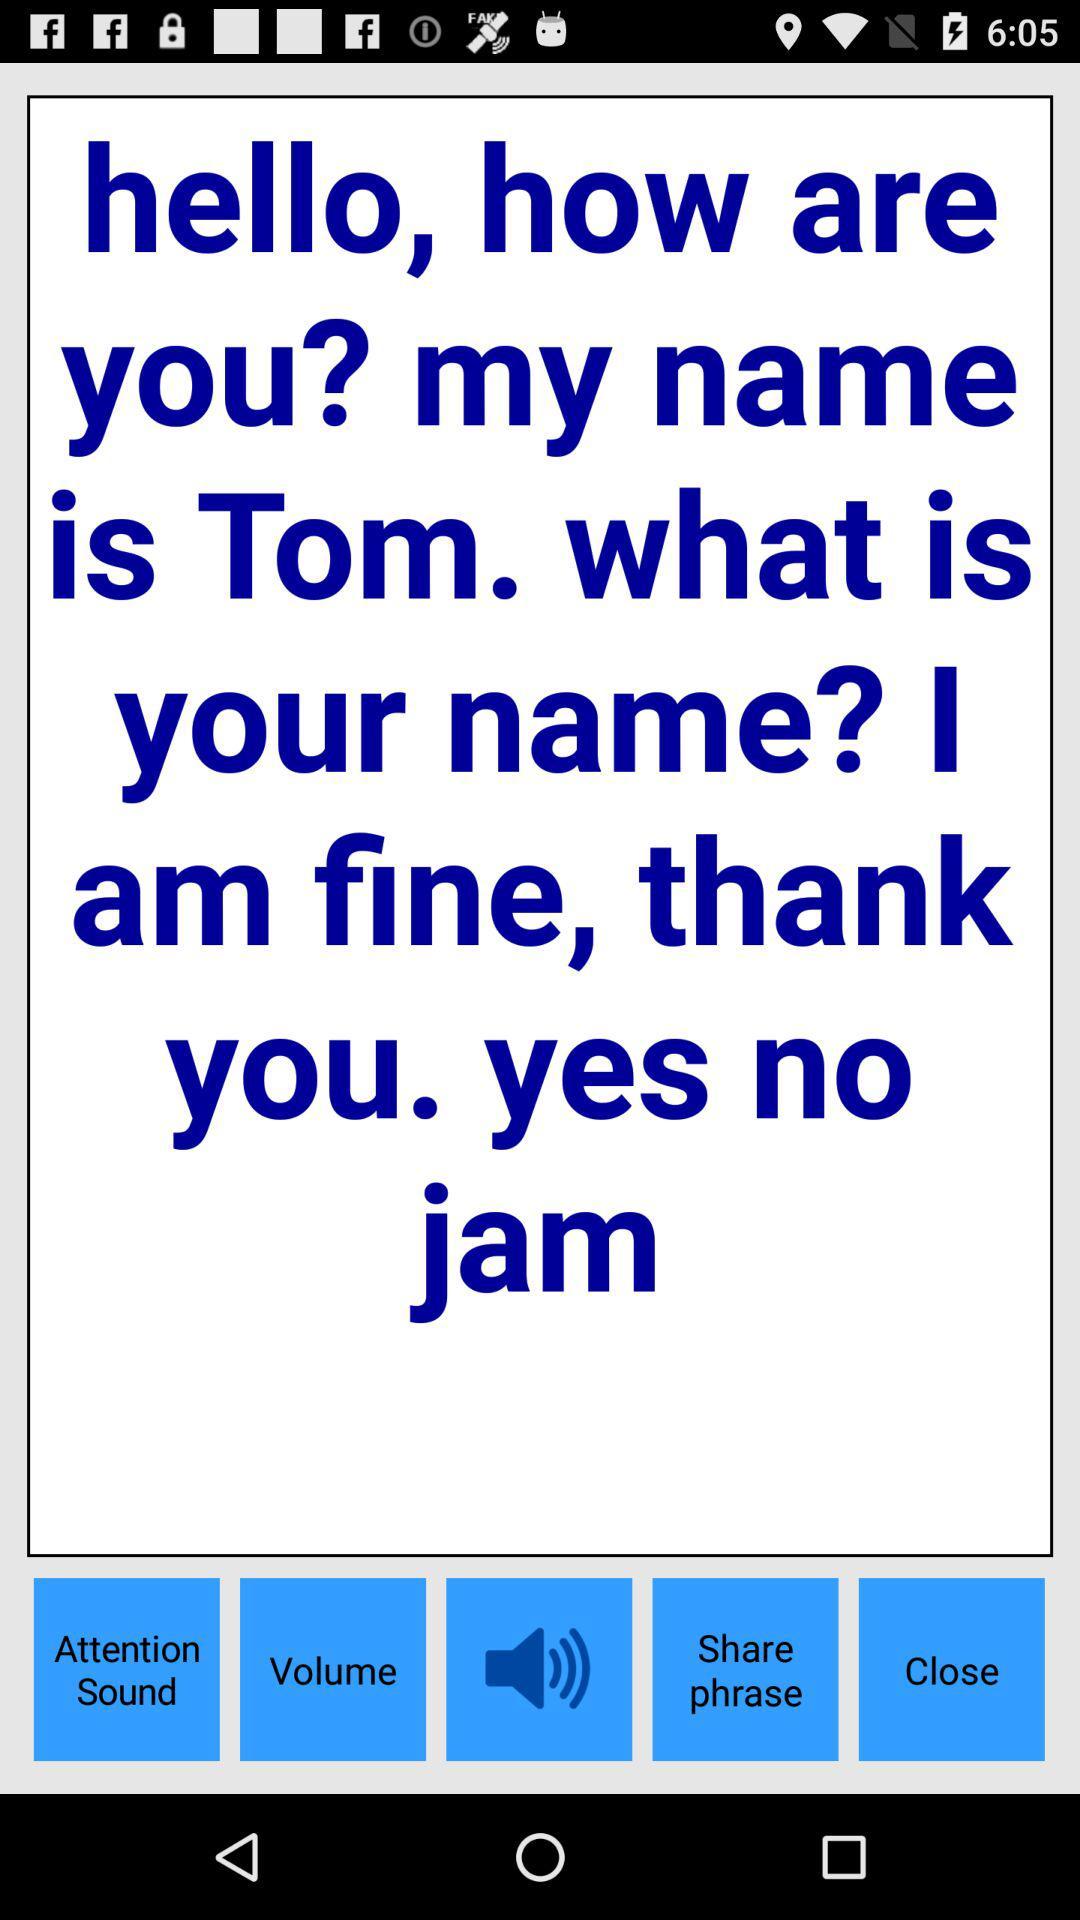 This screenshot has height=1920, width=1080. I want to click on the app below hello how are item, so click(331, 1669).